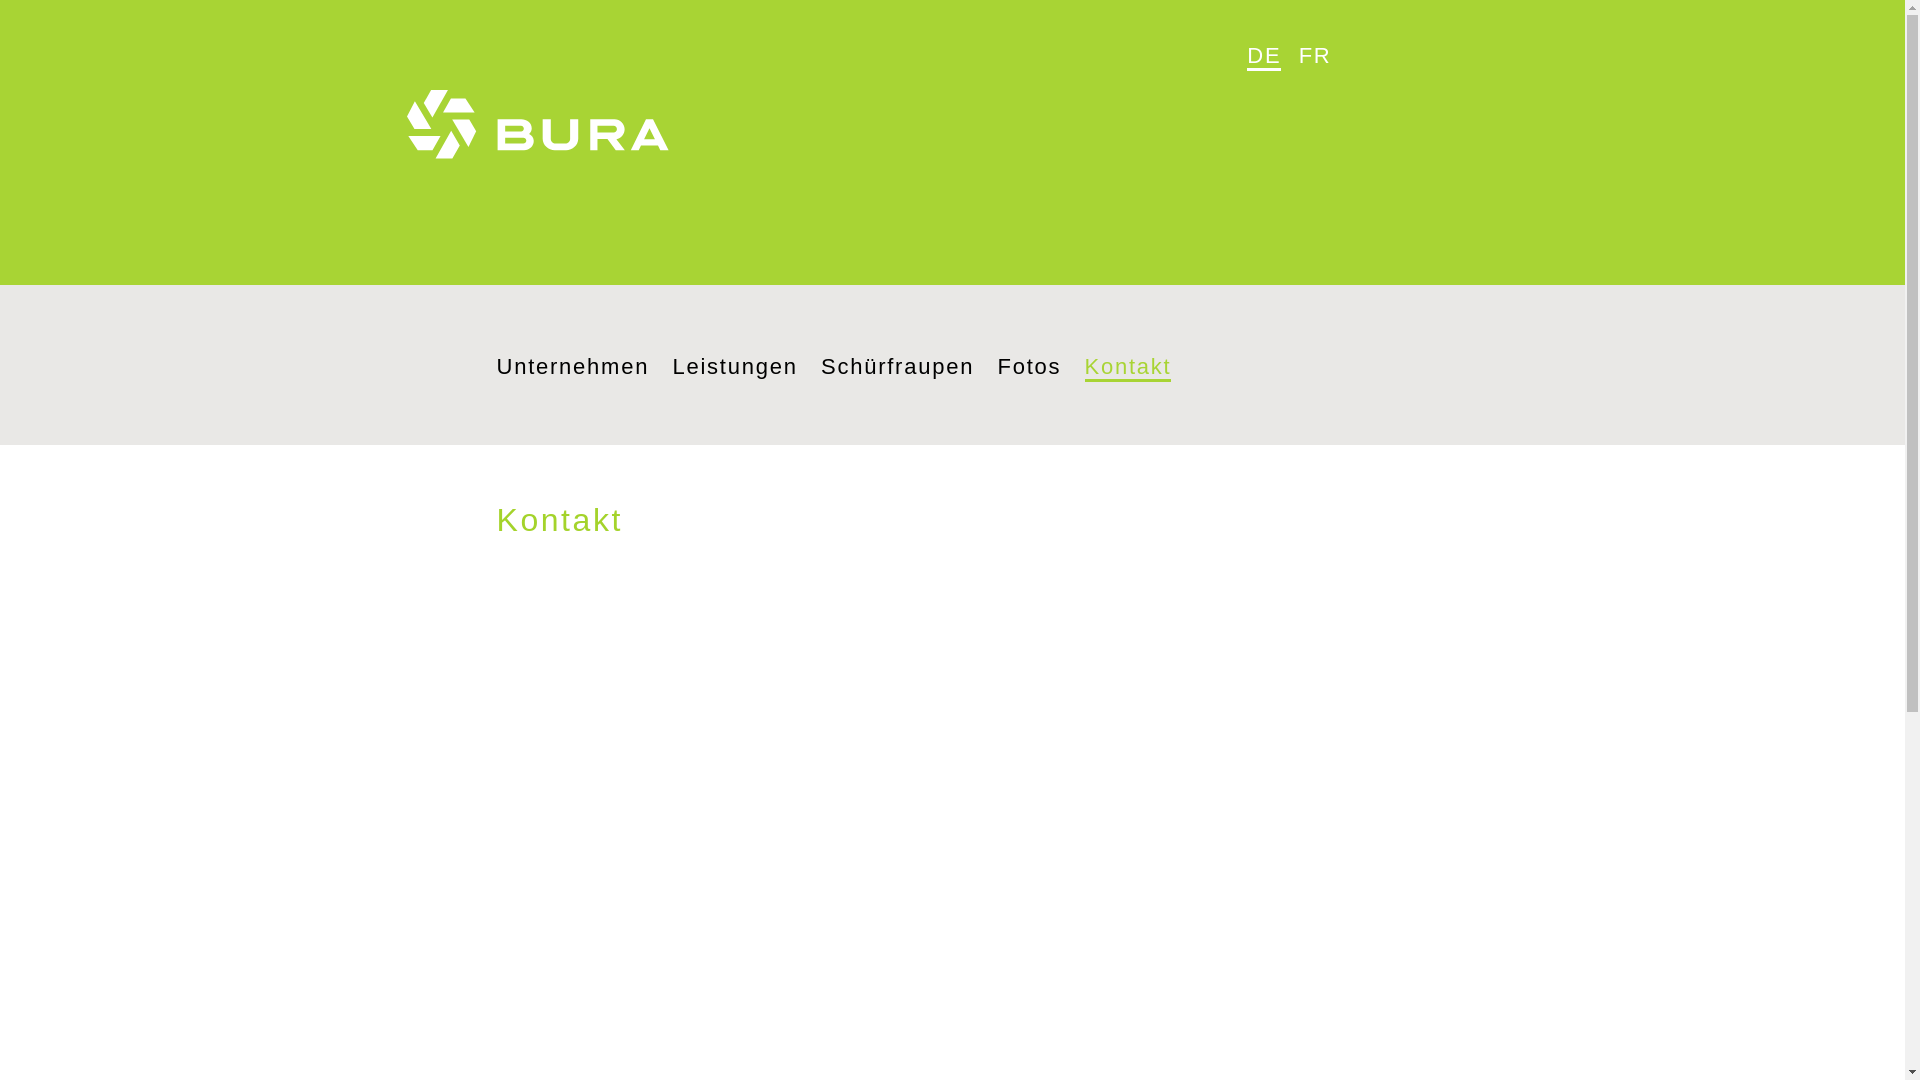 This screenshot has height=1080, width=1920. What do you see at coordinates (1315, 54) in the screenshot?
I see `'FR'` at bounding box center [1315, 54].